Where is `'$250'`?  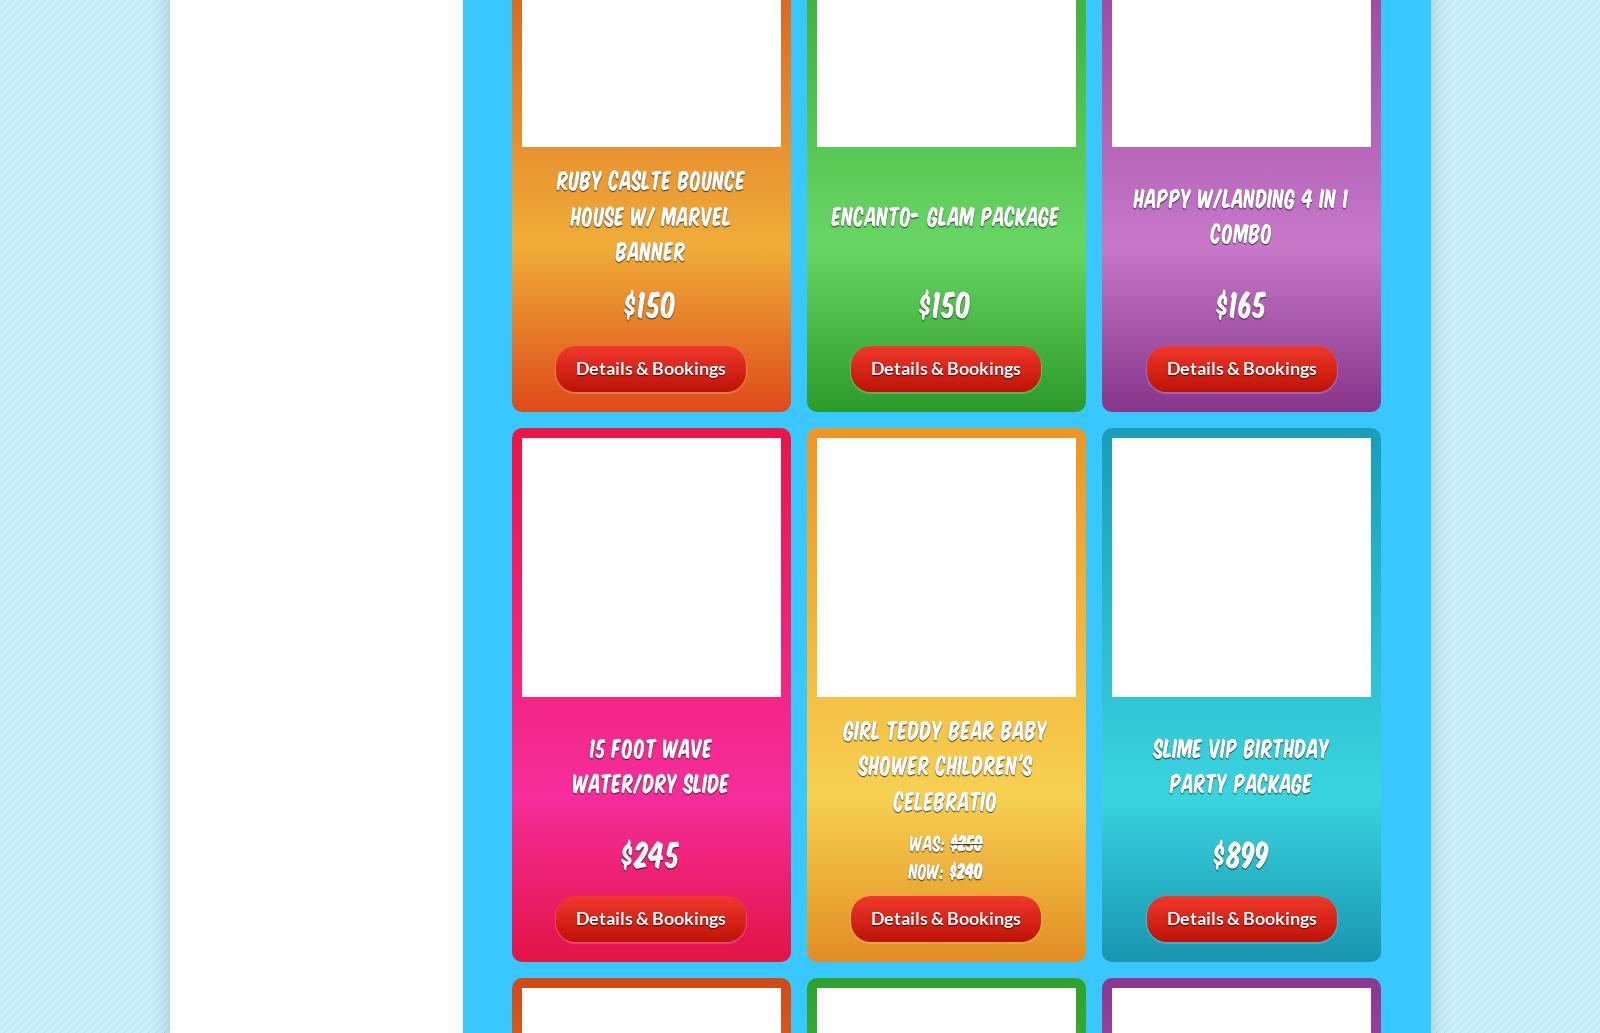
'$250' is located at coordinates (965, 841).